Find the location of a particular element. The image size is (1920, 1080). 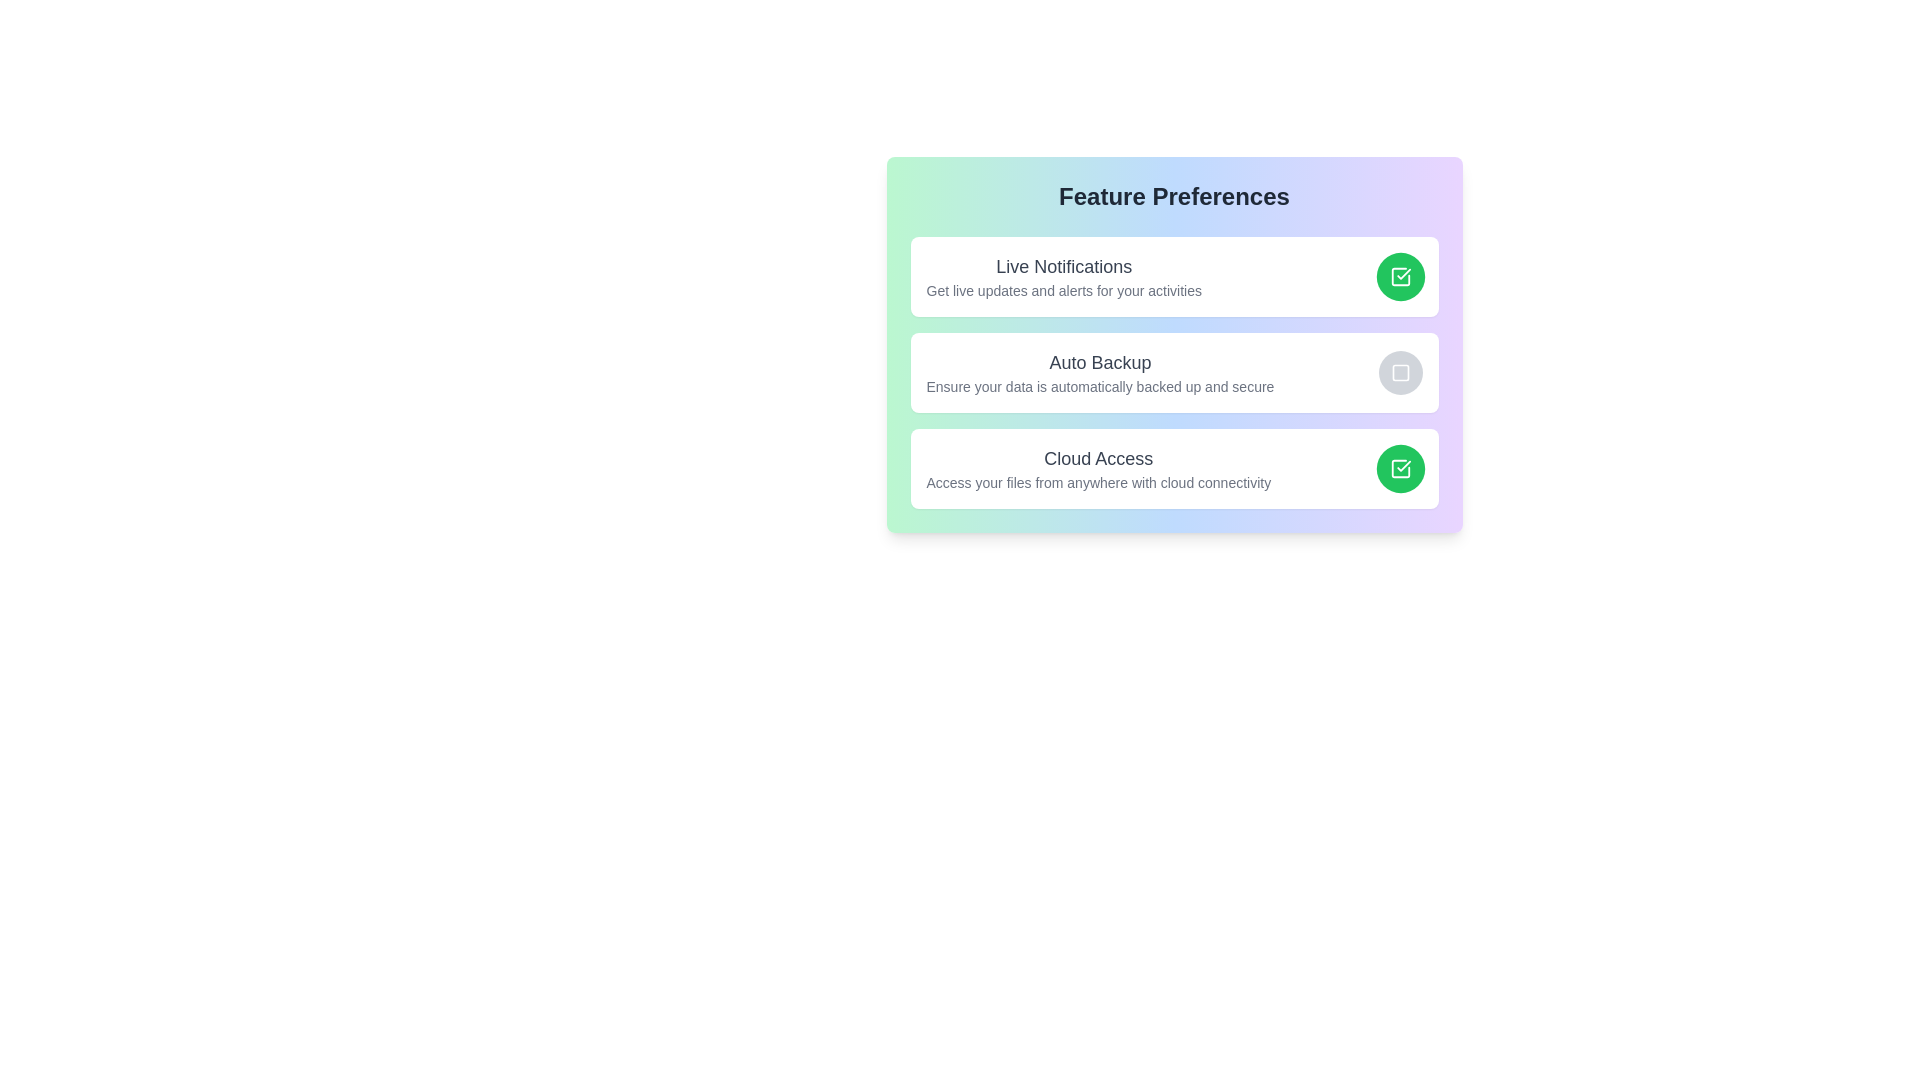

description of the Information card that contains the interactive toggle button for enabling or disabling the auto backup feature, located as the second feature card in the 'Feature Preferences' section is located at coordinates (1174, 373).